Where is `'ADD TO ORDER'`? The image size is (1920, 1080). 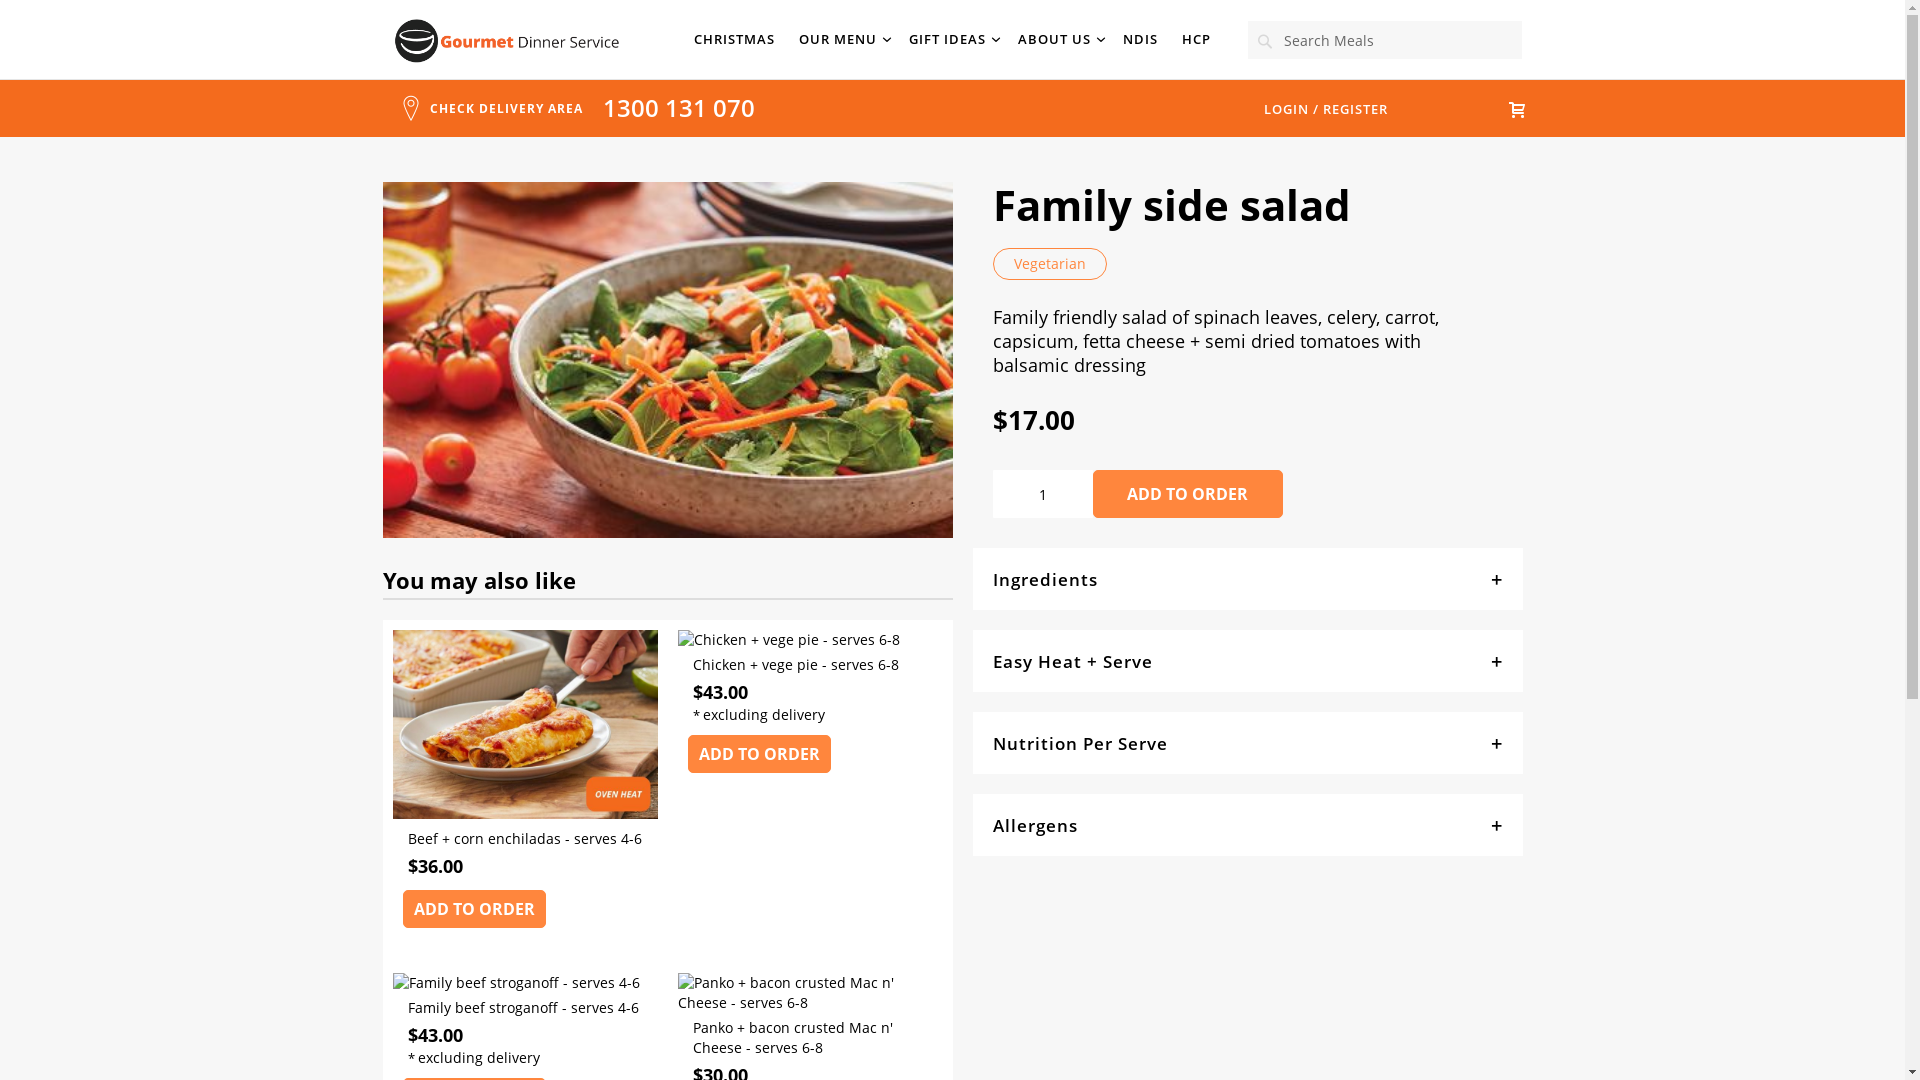
'ADD TO ORDER' is located at coordinates (1186, 493).